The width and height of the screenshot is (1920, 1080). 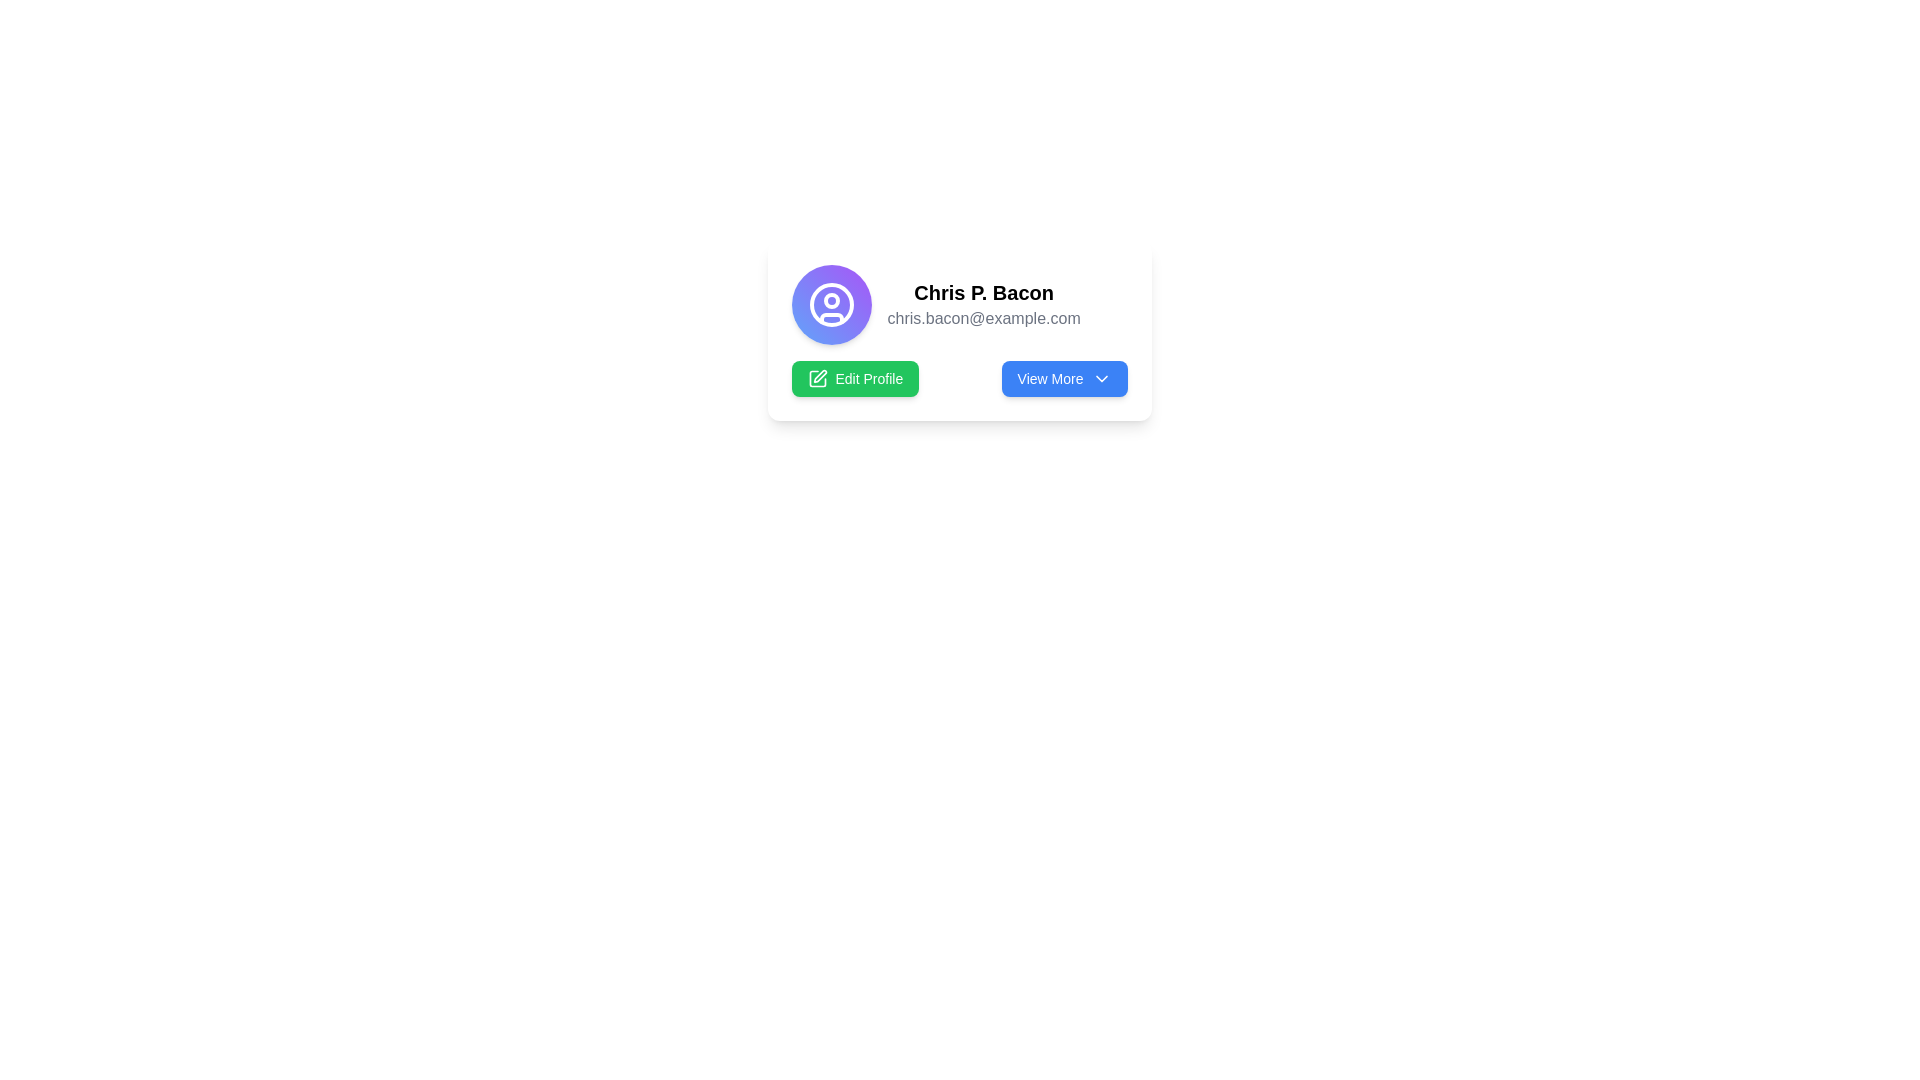 I want to click on the static text displaying 'chris.bacon@example.com' which is located directly beneath 'Chris P. Bacon', so click(x=984, y=318).